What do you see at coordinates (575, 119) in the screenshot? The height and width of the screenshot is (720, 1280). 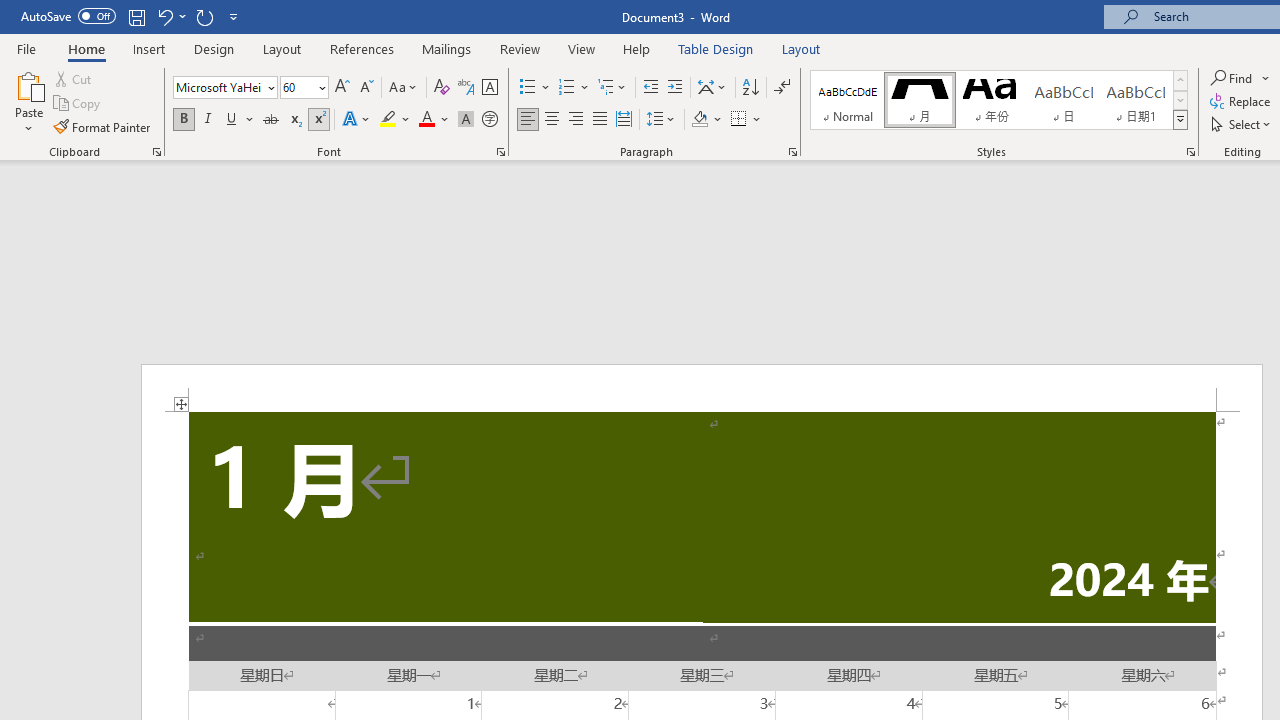 I see `'Align Right'` at bounding box center [575, 119].